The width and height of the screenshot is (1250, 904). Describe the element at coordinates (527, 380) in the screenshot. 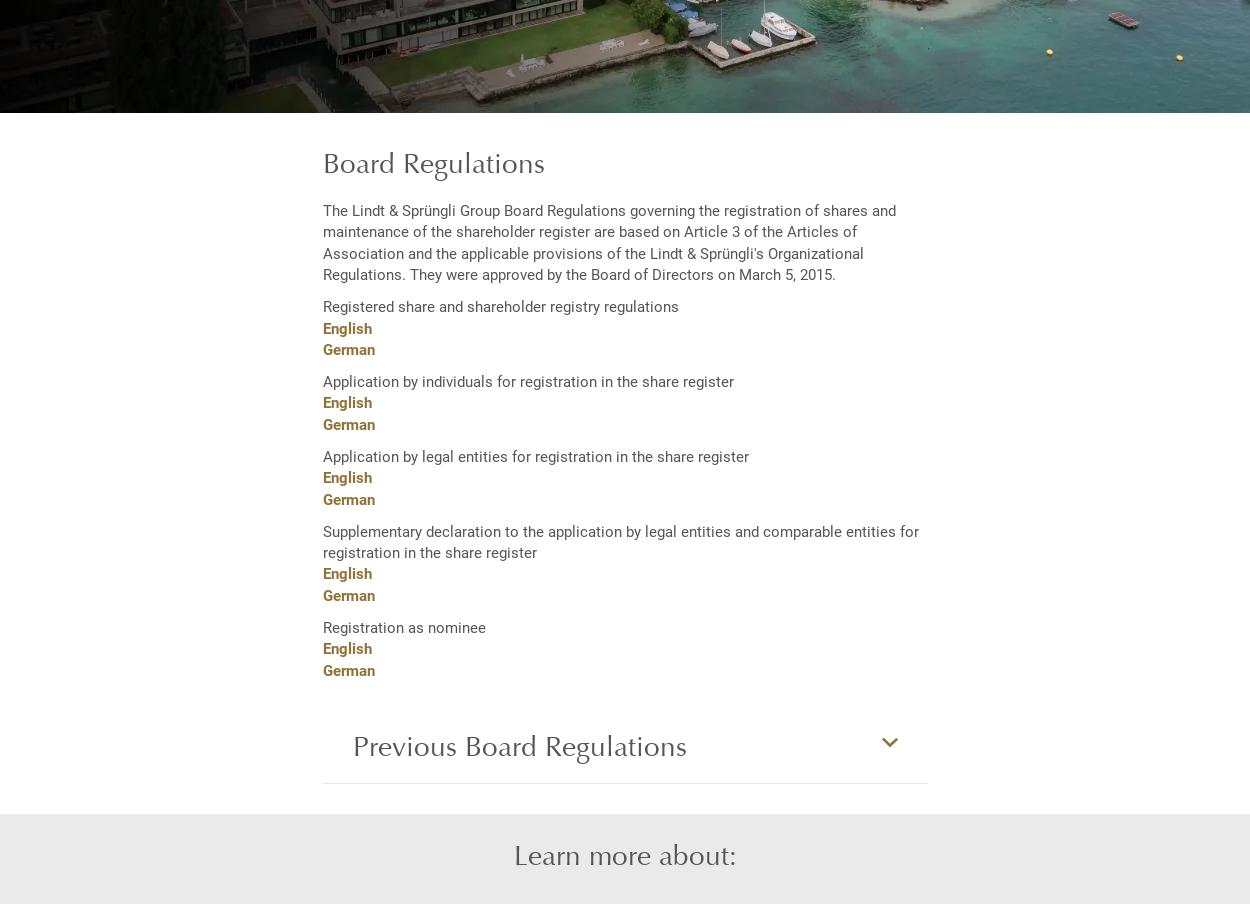

I see `'Application by individuals for registration in the share register'` at that location.